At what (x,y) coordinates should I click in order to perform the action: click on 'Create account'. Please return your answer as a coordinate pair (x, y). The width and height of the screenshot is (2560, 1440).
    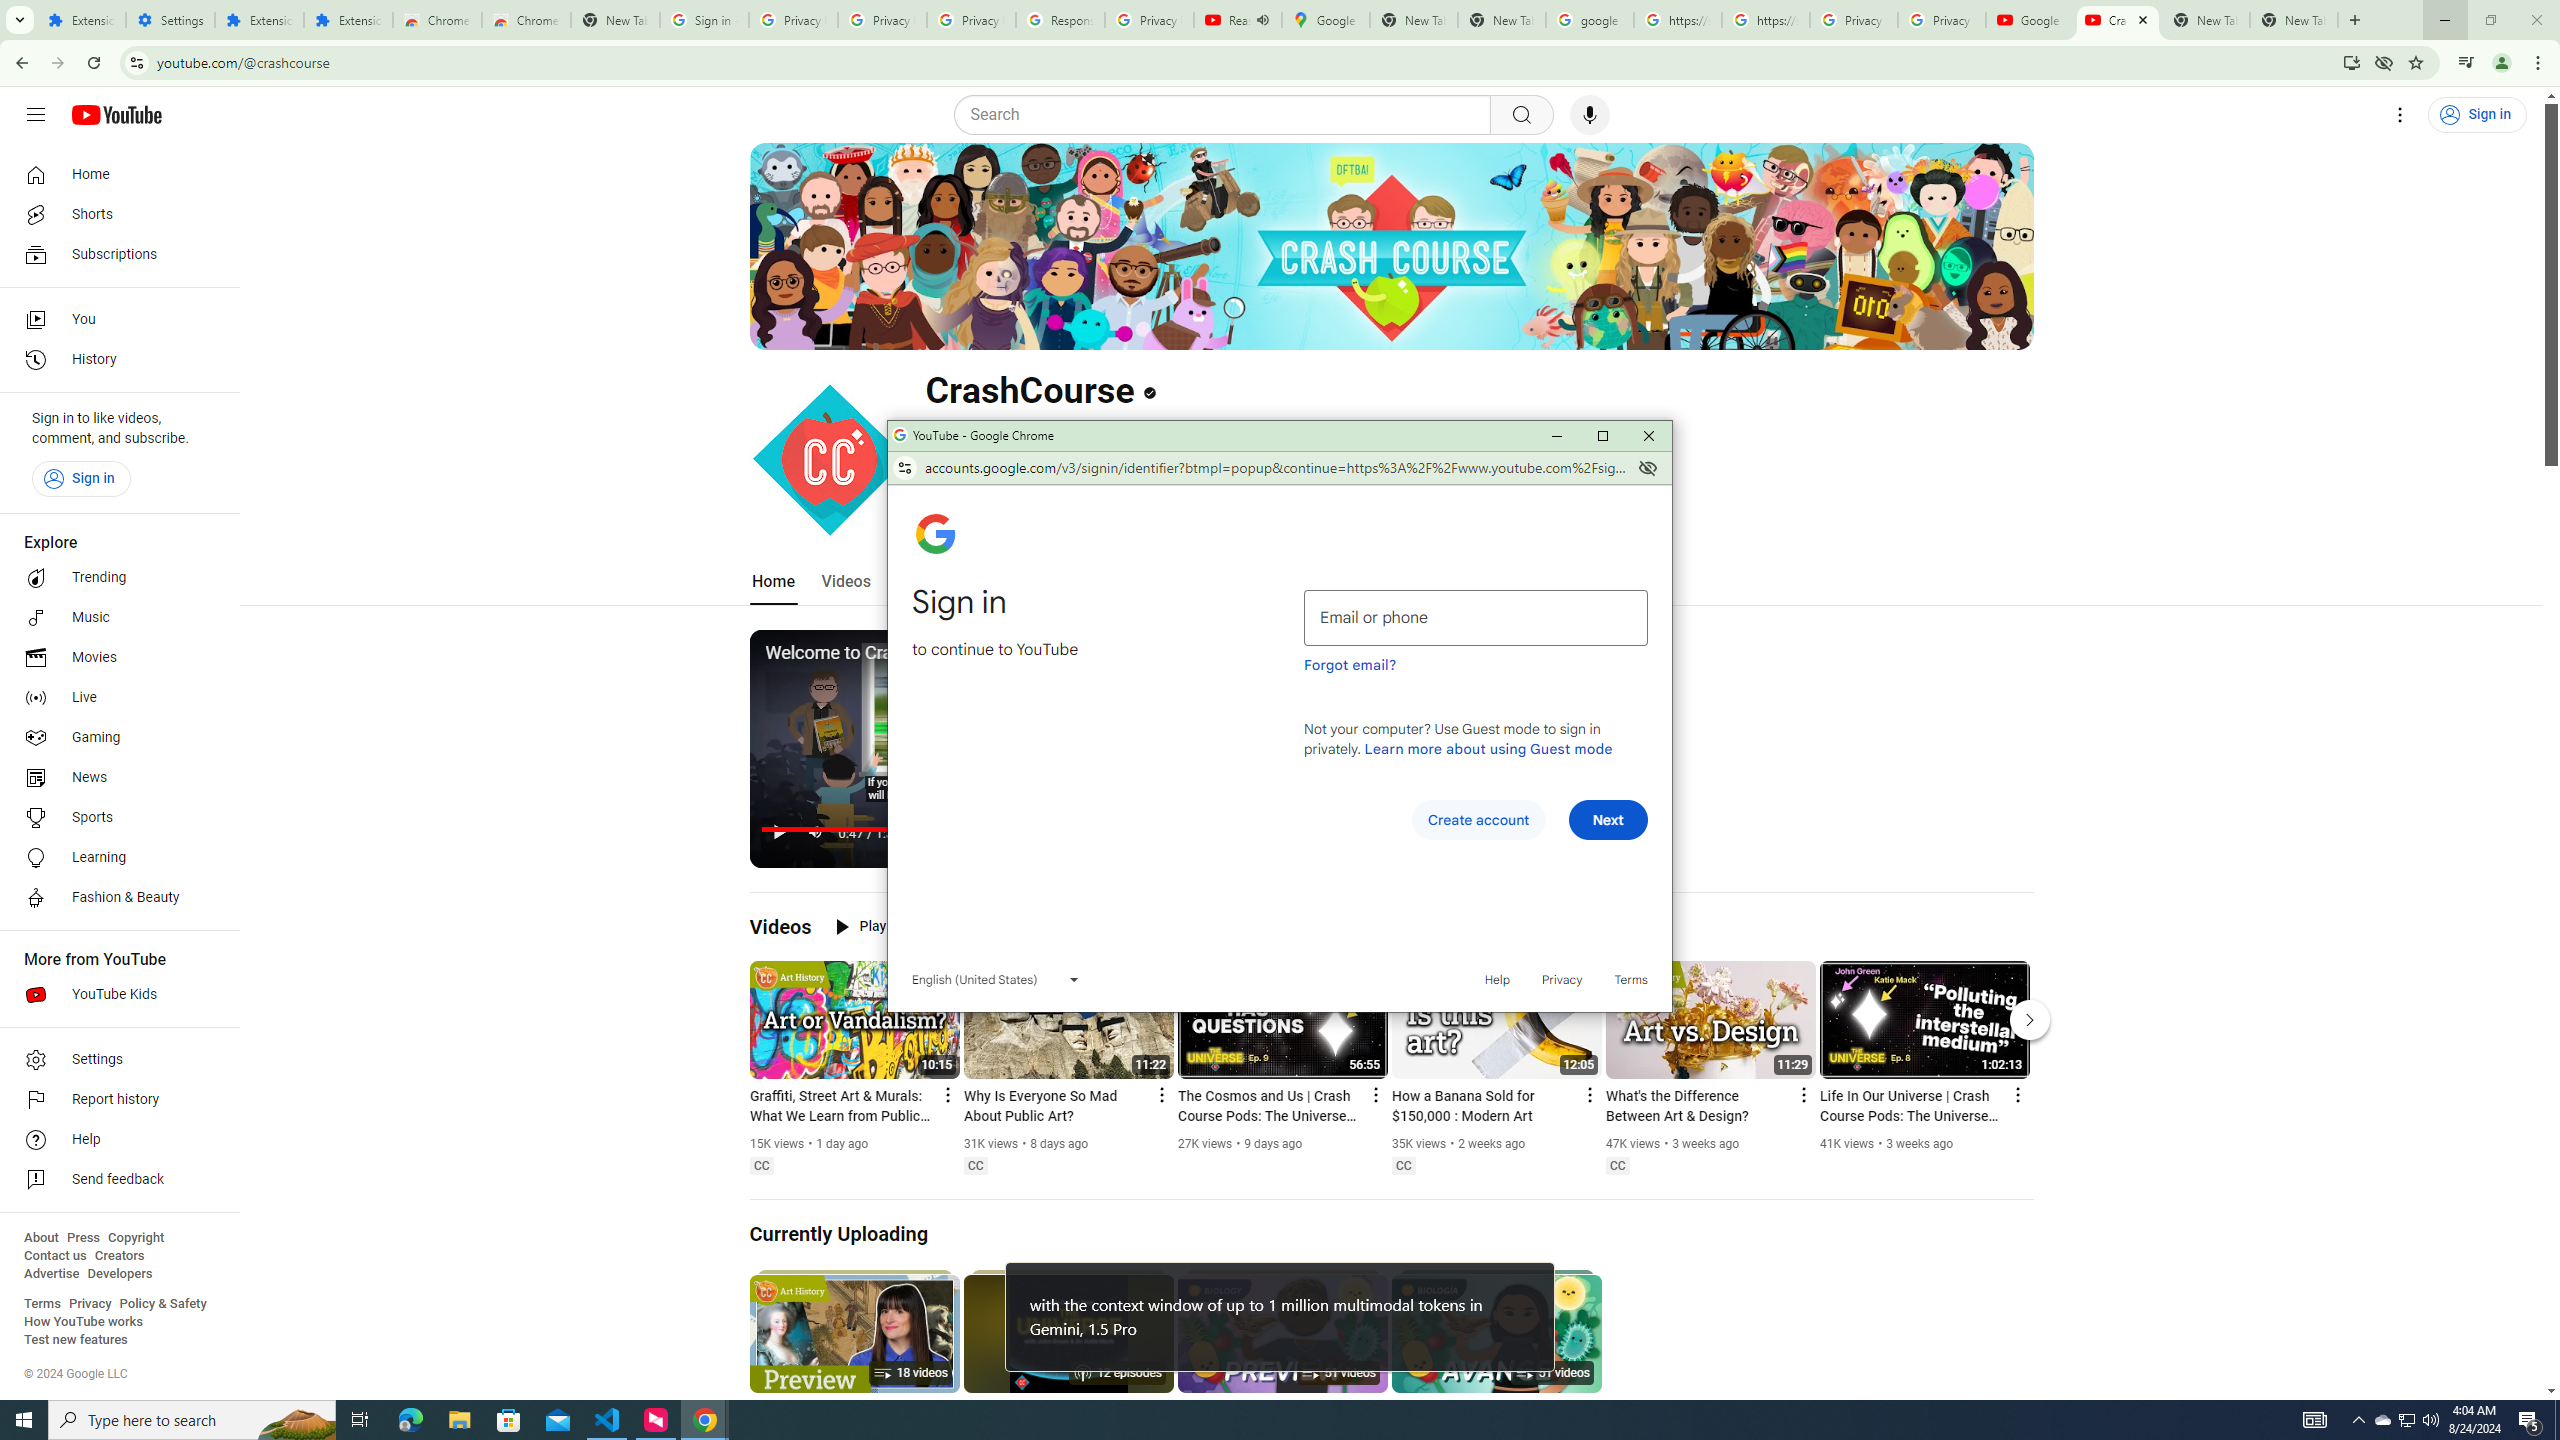
    Looking at the image, I should click on (1477, 819).